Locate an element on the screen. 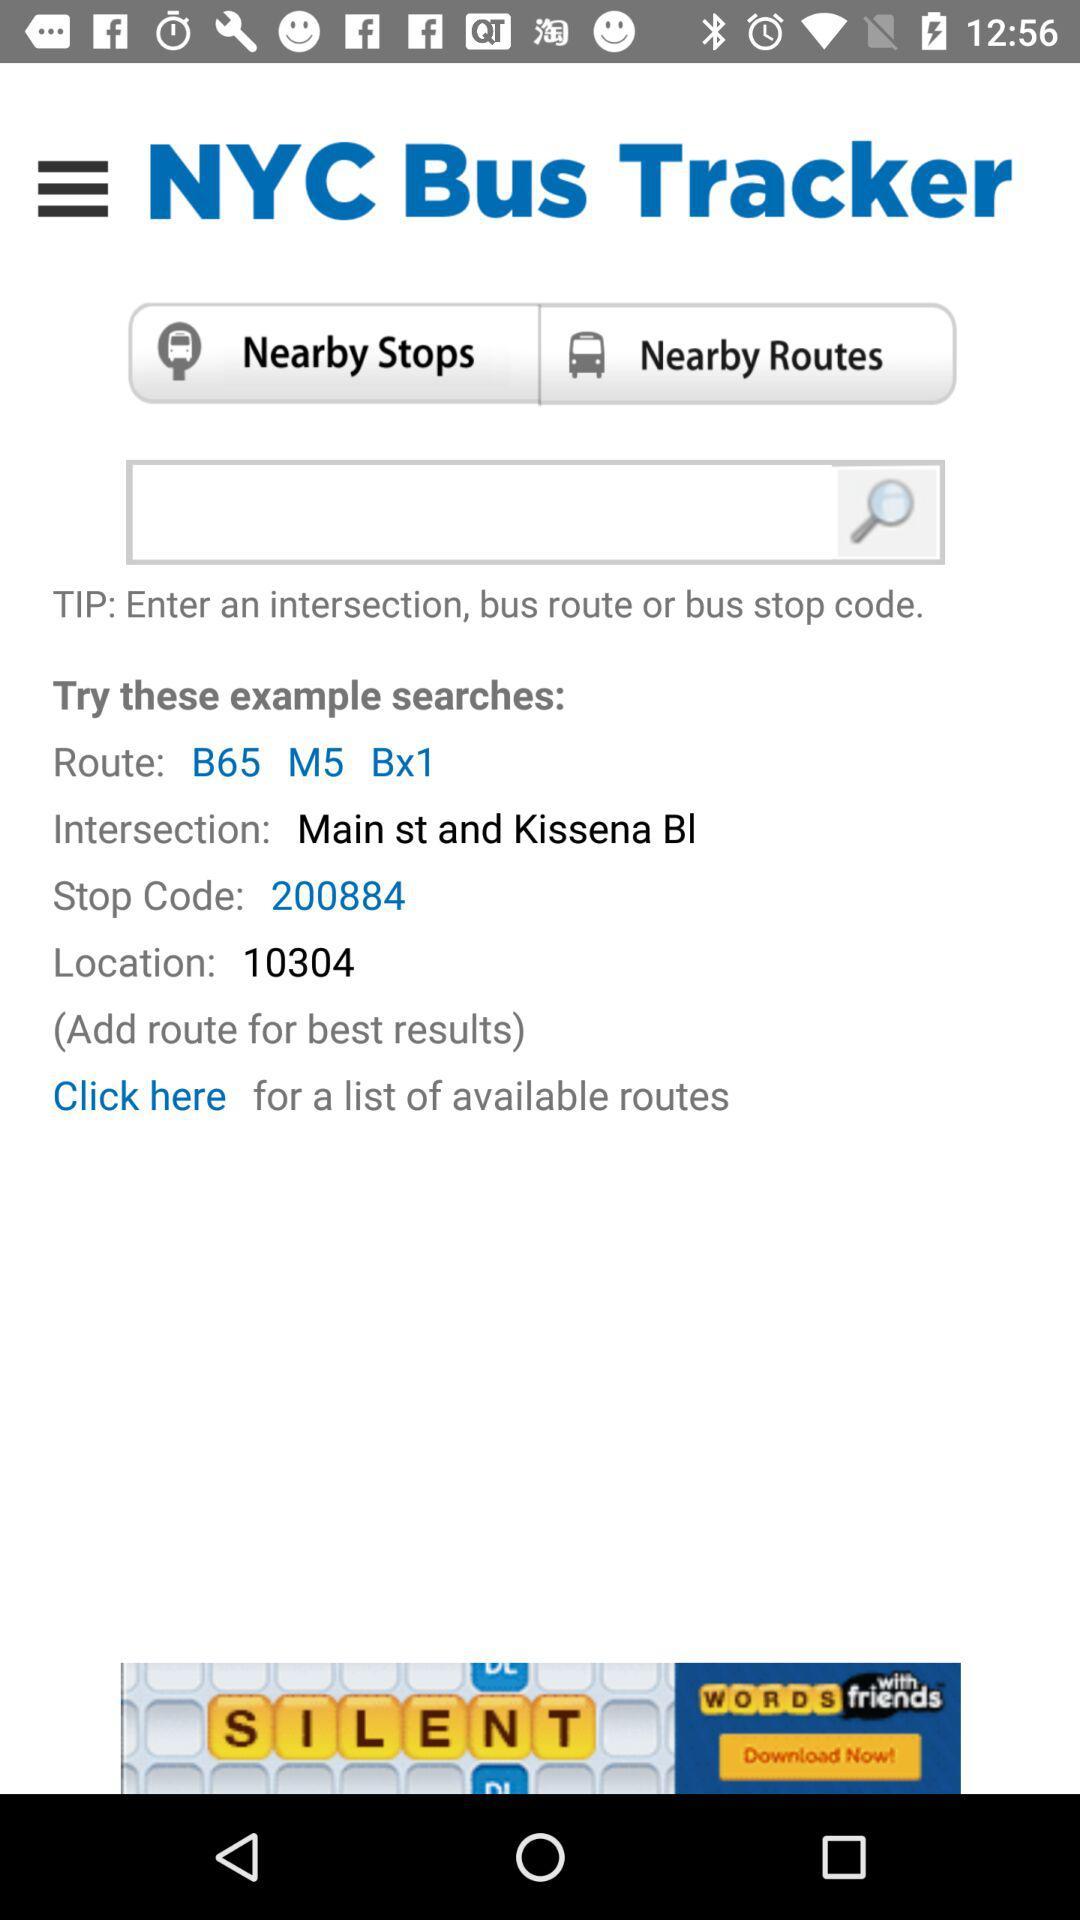 The image size is (1080, 1920). advertisement display is located at coordinates (540, 1727).